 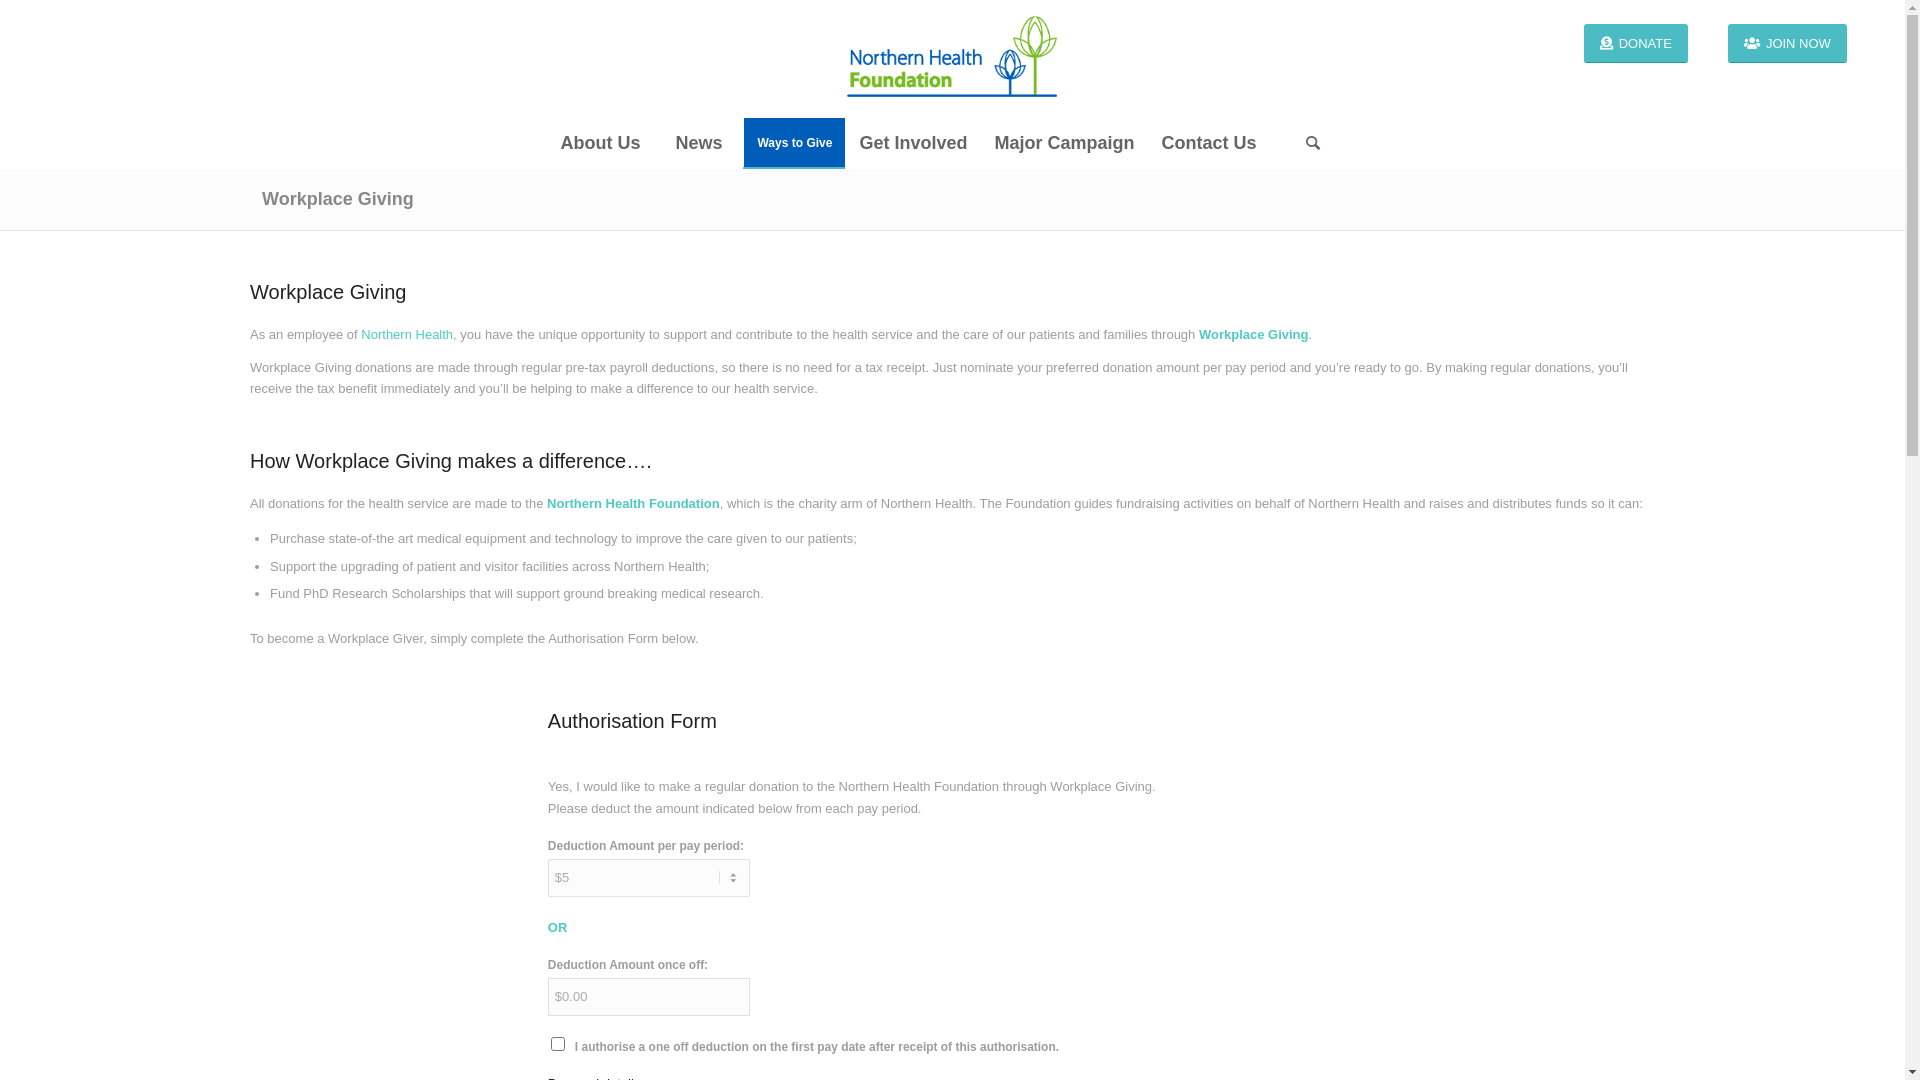 What do you see at coordinates (598, 141) in the screenshot?
I see `'About Us'` at bounding box center [598, 141].